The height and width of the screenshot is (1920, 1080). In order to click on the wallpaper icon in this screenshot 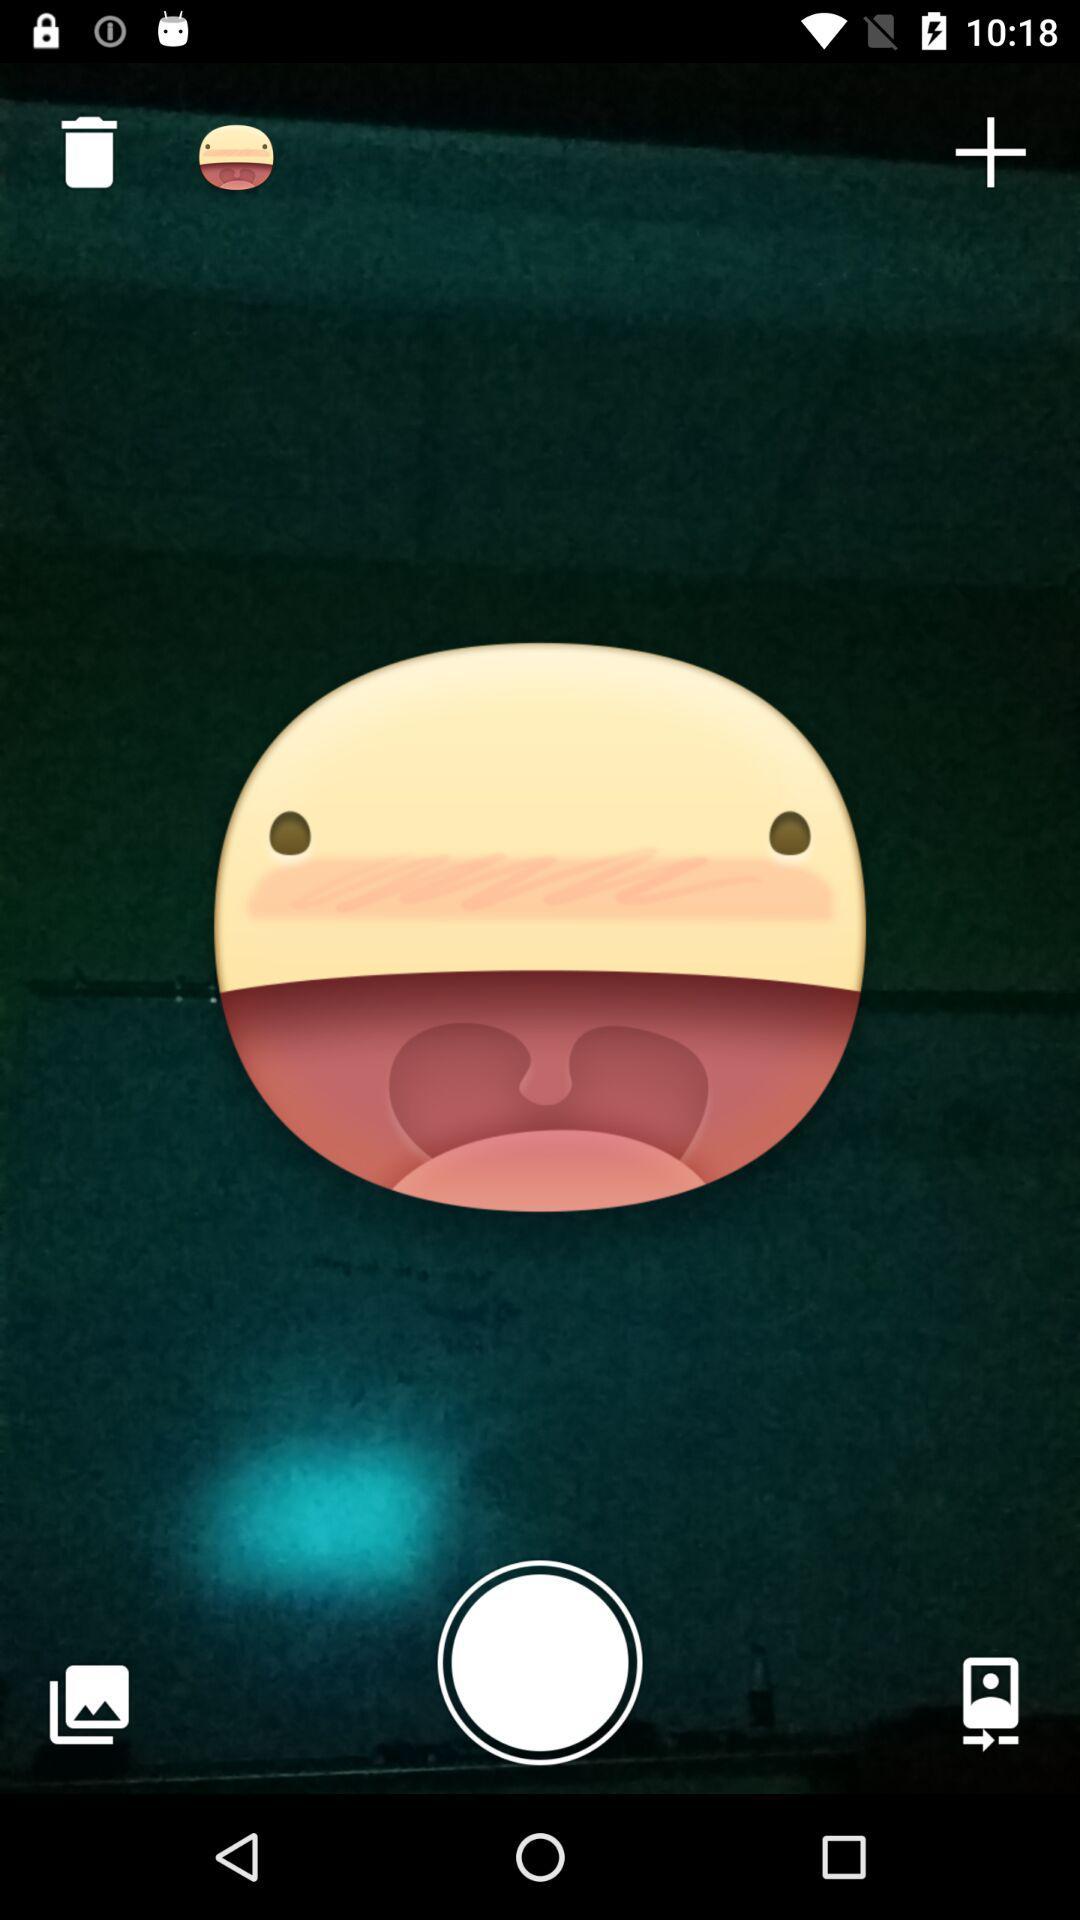, I will do `click(88, 1703)`.